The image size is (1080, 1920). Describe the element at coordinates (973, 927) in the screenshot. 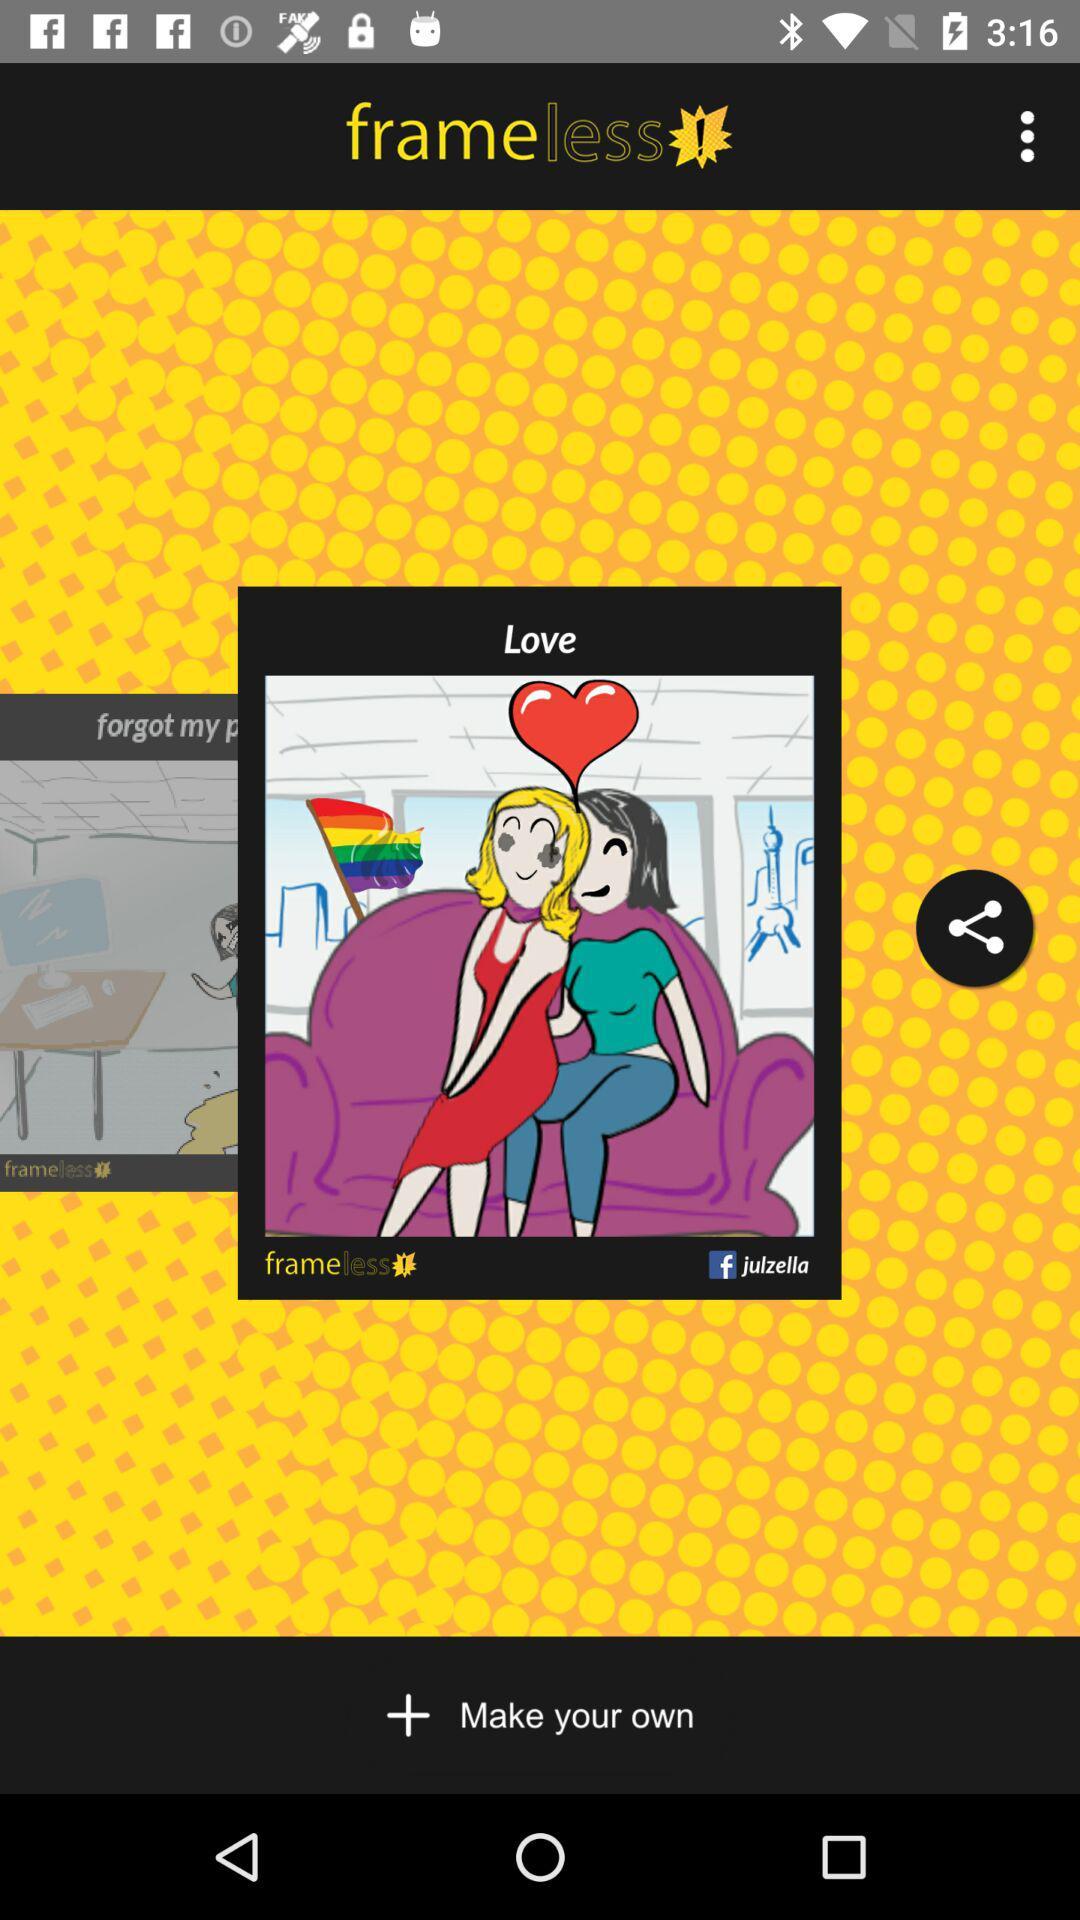

I see `share picture` at that location.